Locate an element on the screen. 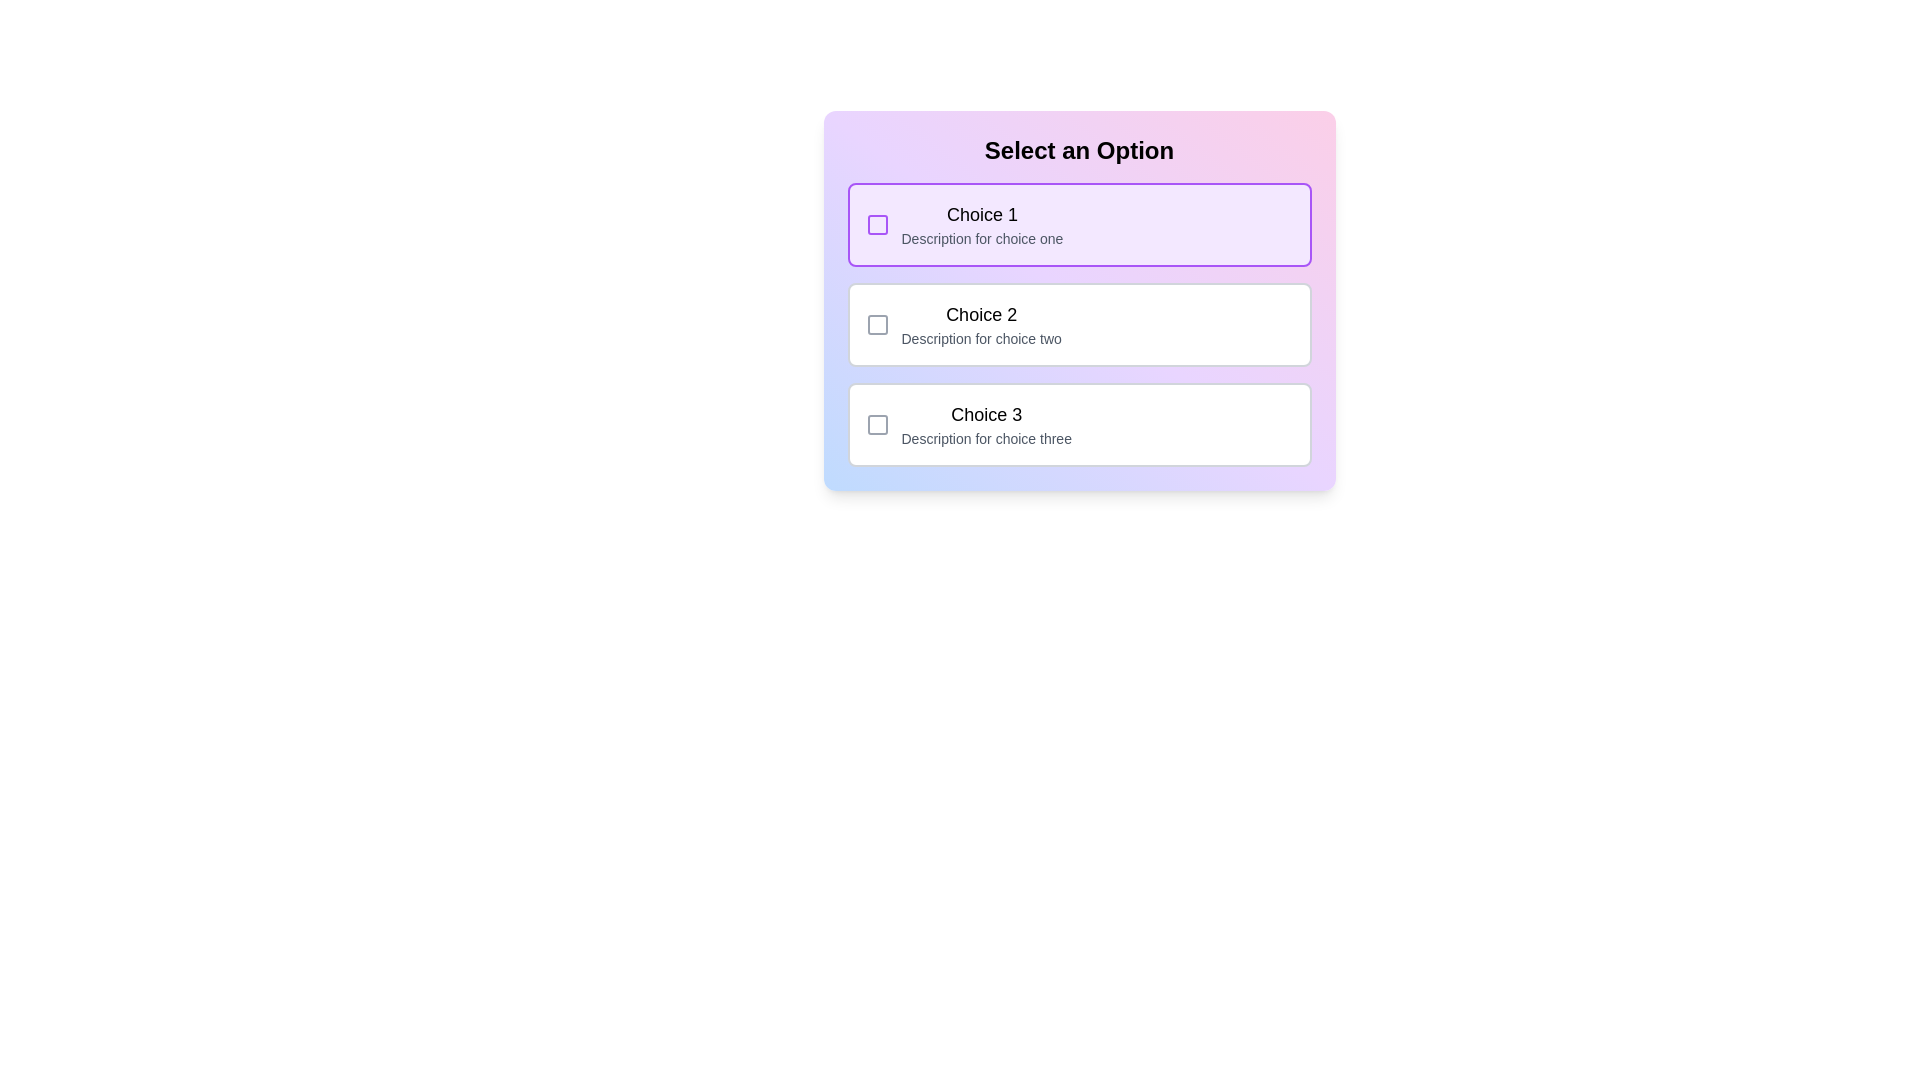 The image size is (1920, 1080). the checkbox icon for the third option ('Choice 3') is located at coordinates (877, 423).